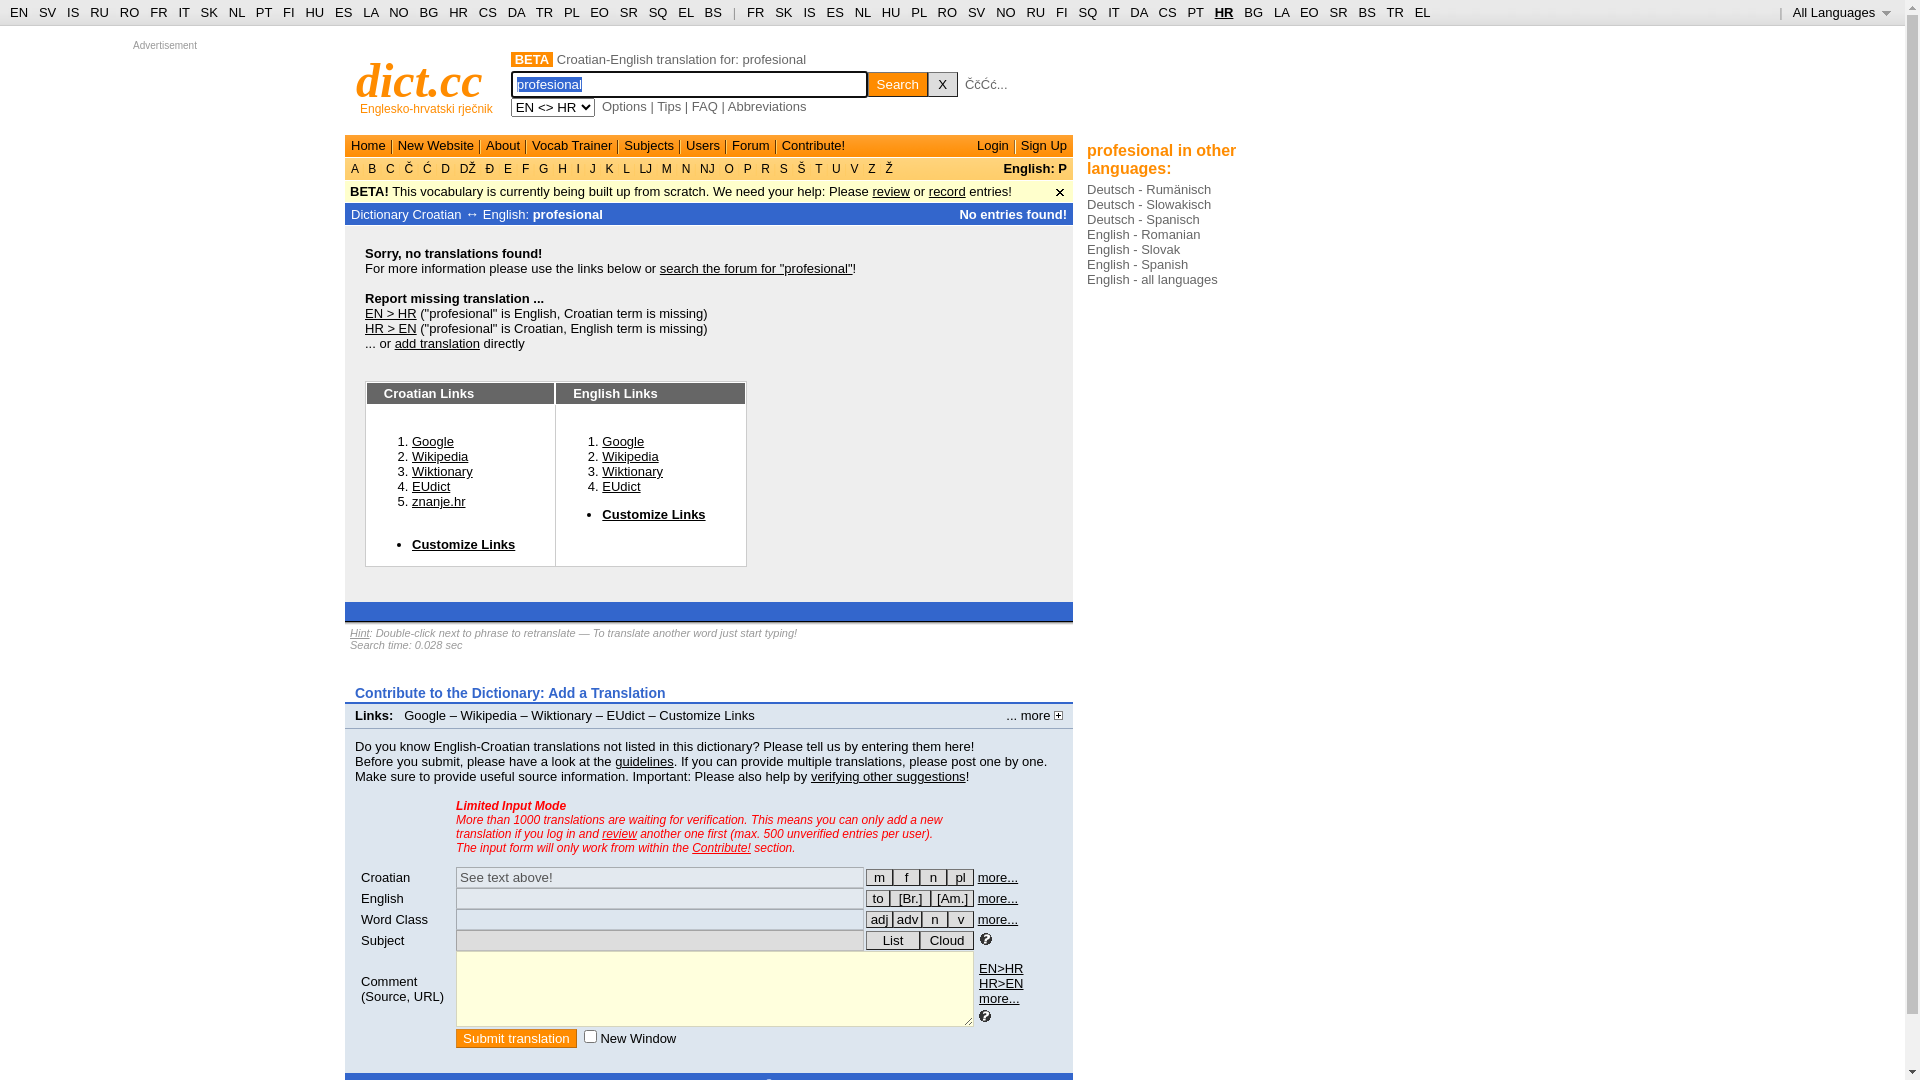  Describe the element at coordinates (1133, 248) in the screenshot. I see `'English - Slovak'` at that location.